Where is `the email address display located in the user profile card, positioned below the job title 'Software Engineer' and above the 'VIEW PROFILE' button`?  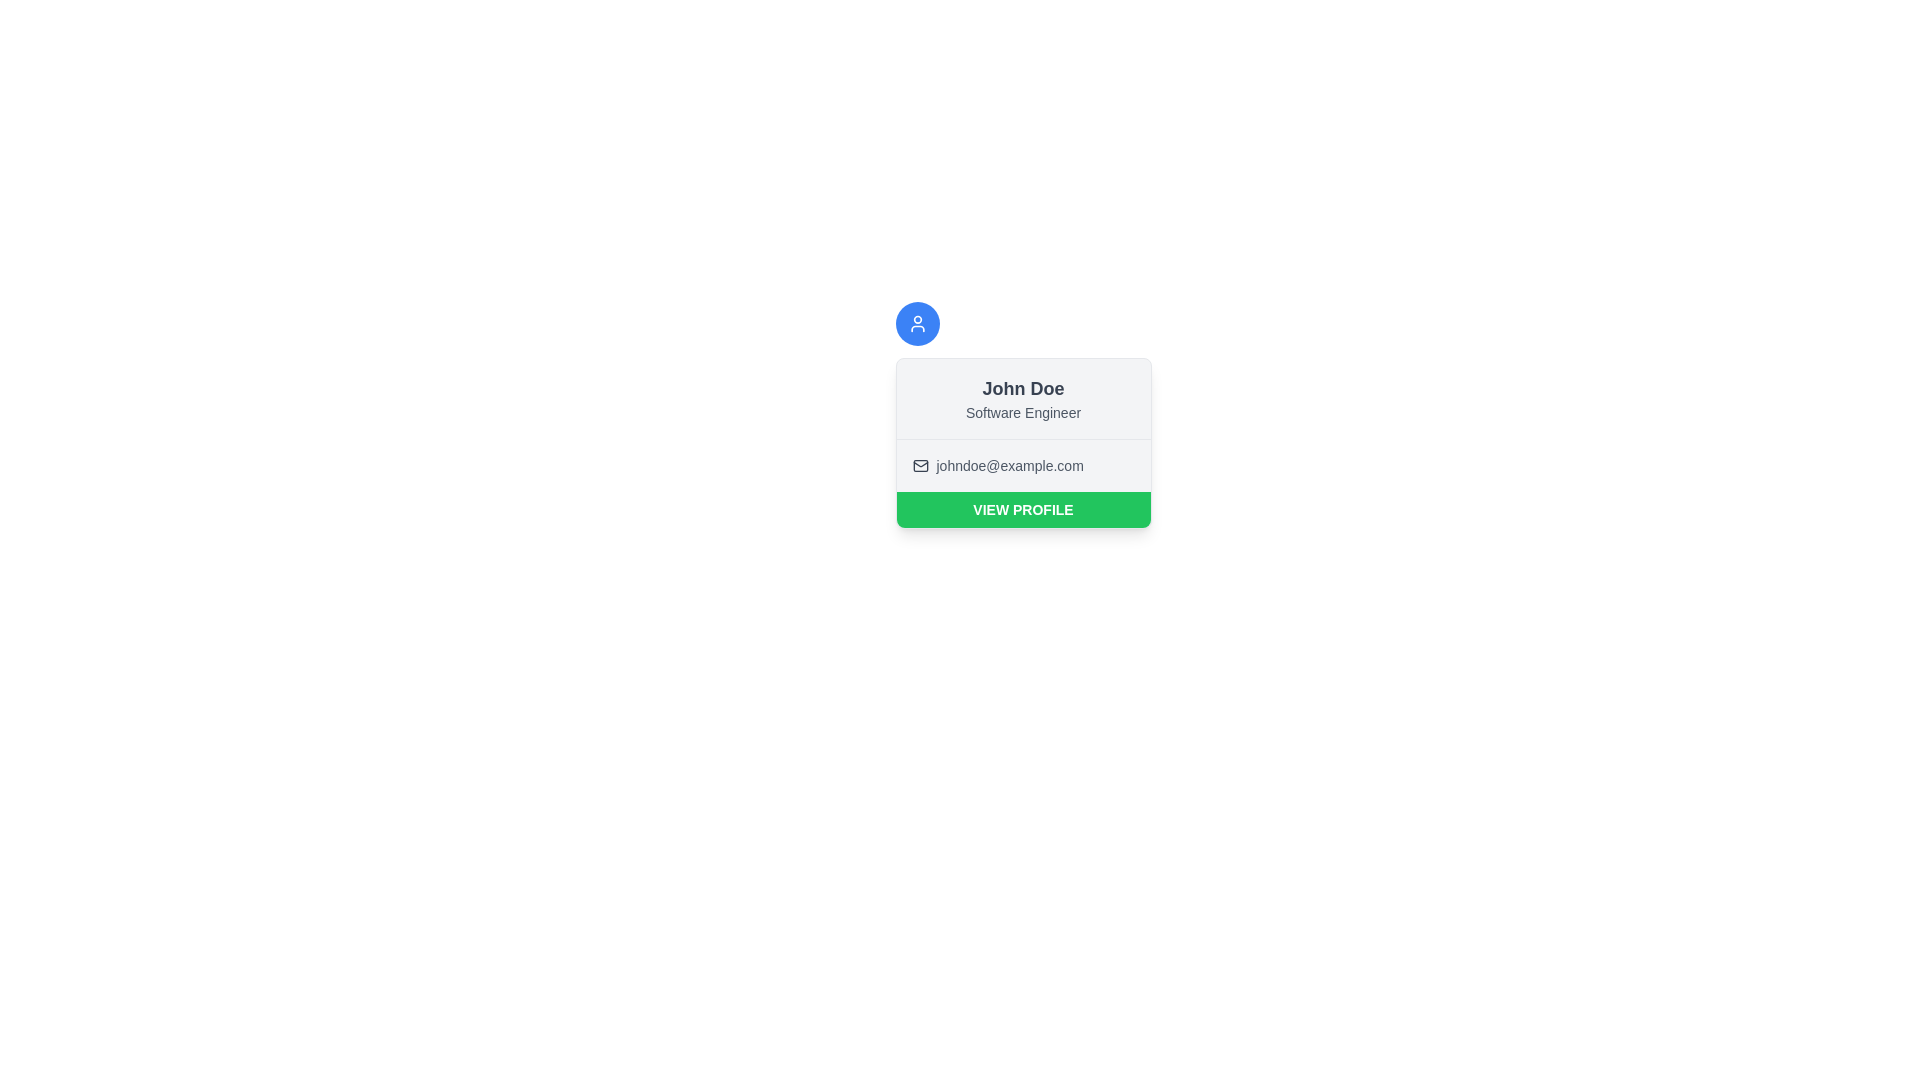
the email address display located in the user profile card, positioned below the job title 'Software Engineer' and above the 'VIEW PROFILE' button is located at coordinates (1023, 466).